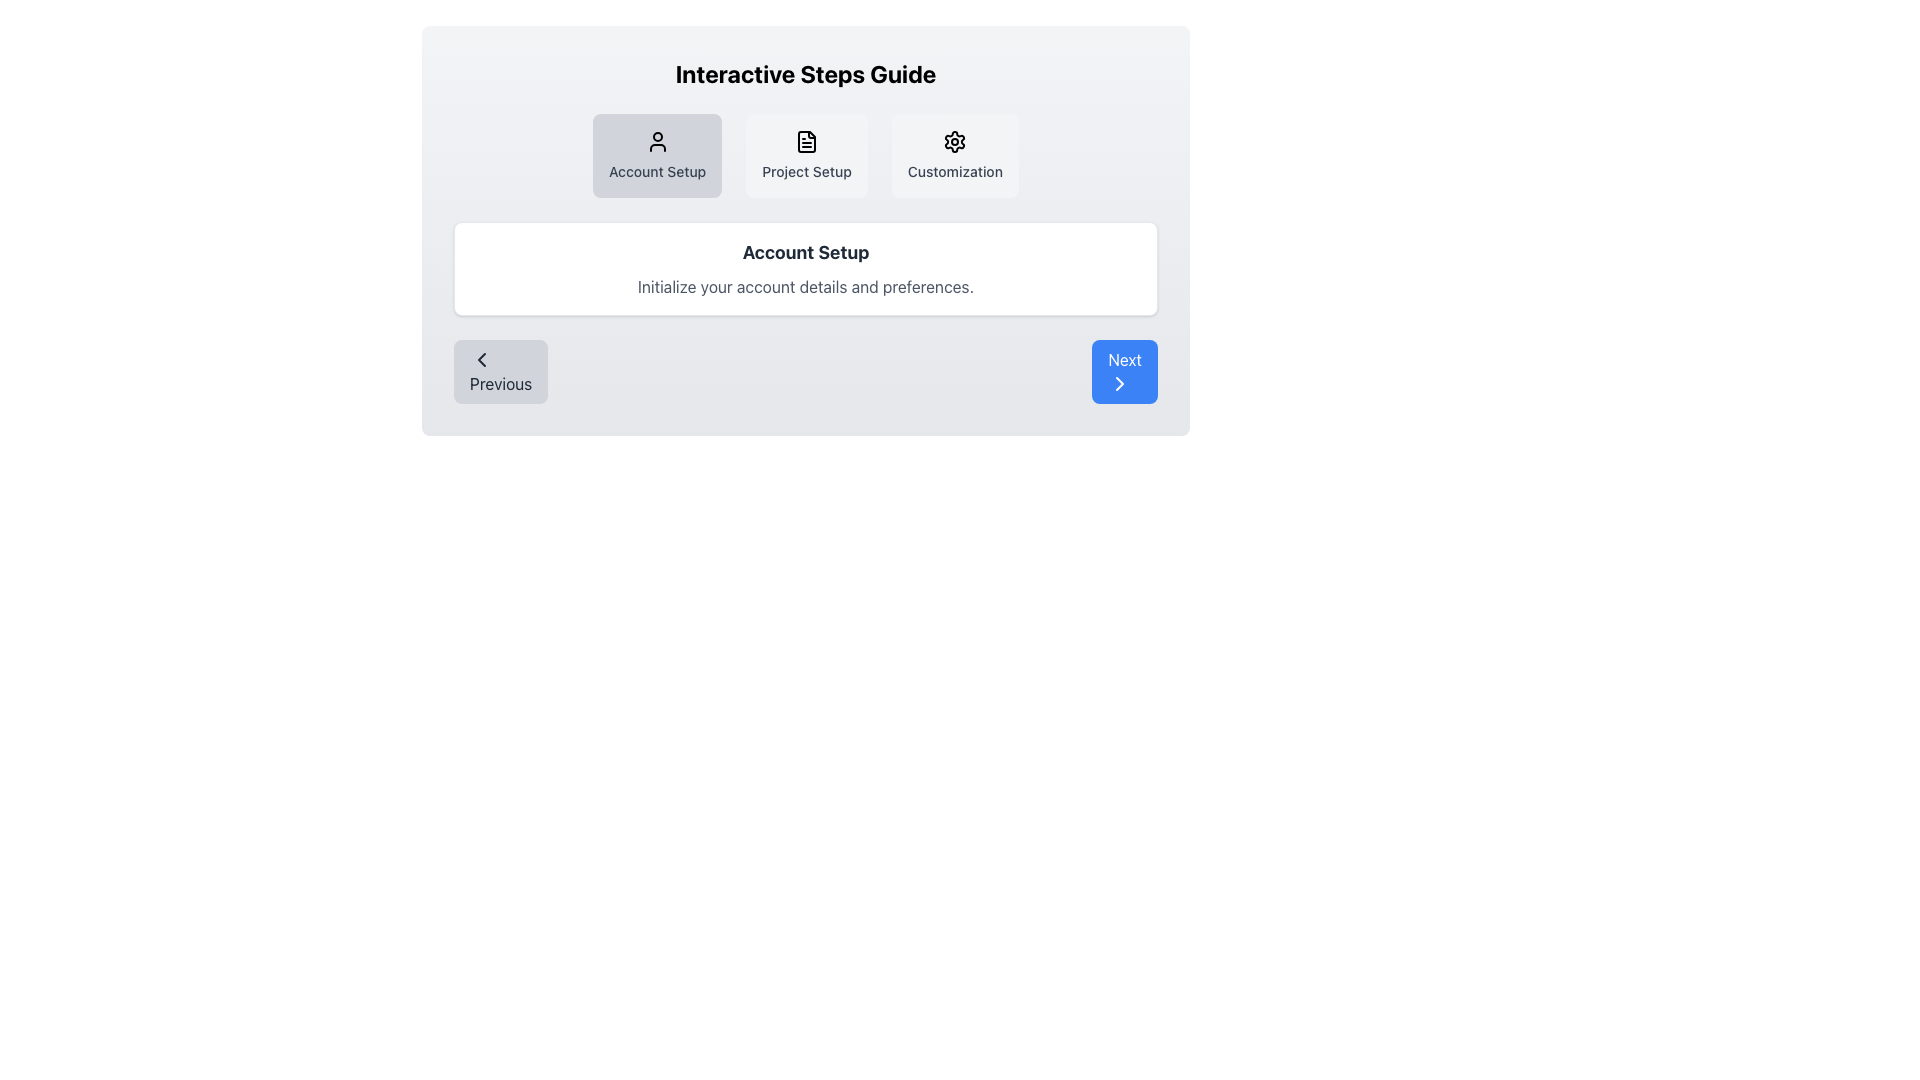 The width and height of the screenshot is (1920, 1080). I want to click on the Informational Box titled 'Account Setup', which features a white rectangular design with rounded corners, a bold title in black, and a lighter subtext below, so click(806, 268).